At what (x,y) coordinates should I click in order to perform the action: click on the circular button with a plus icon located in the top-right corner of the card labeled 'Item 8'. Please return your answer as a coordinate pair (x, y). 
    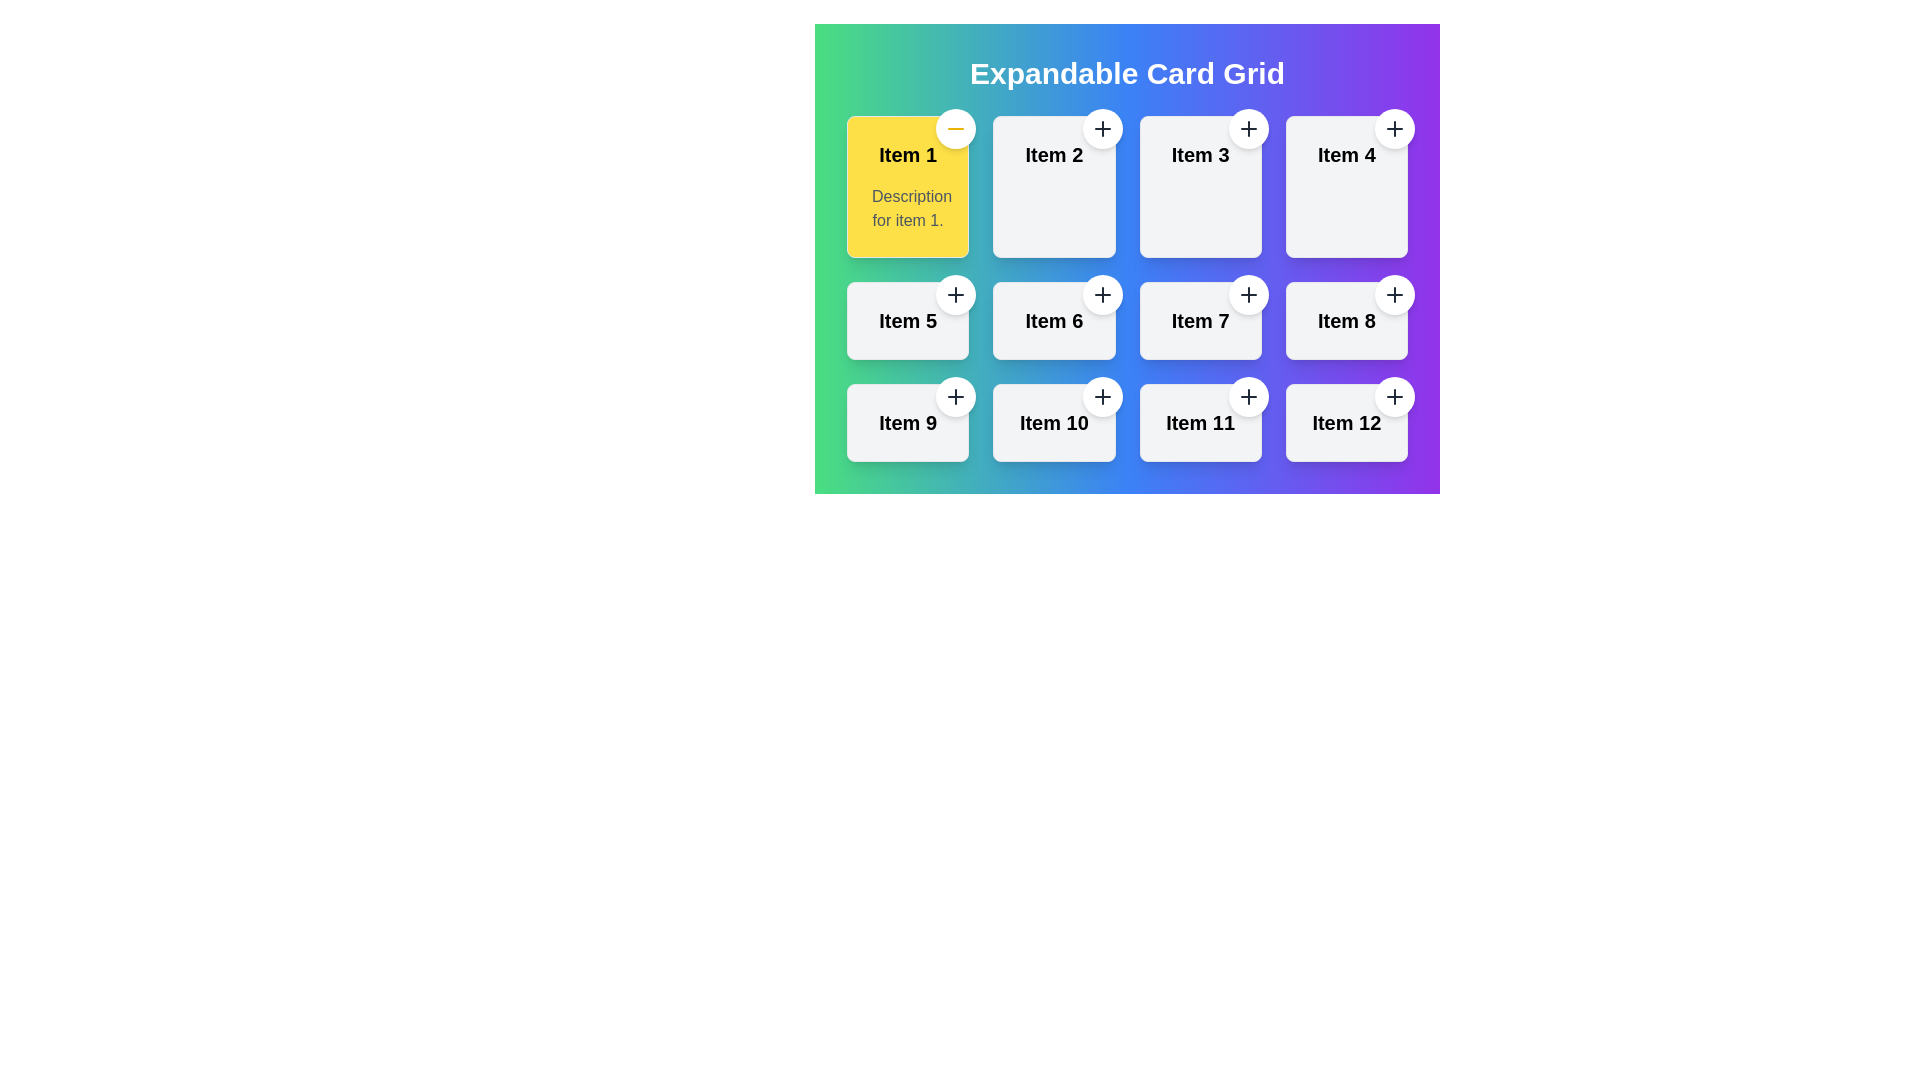
    Looking at the image, I should click on (1394, 294).